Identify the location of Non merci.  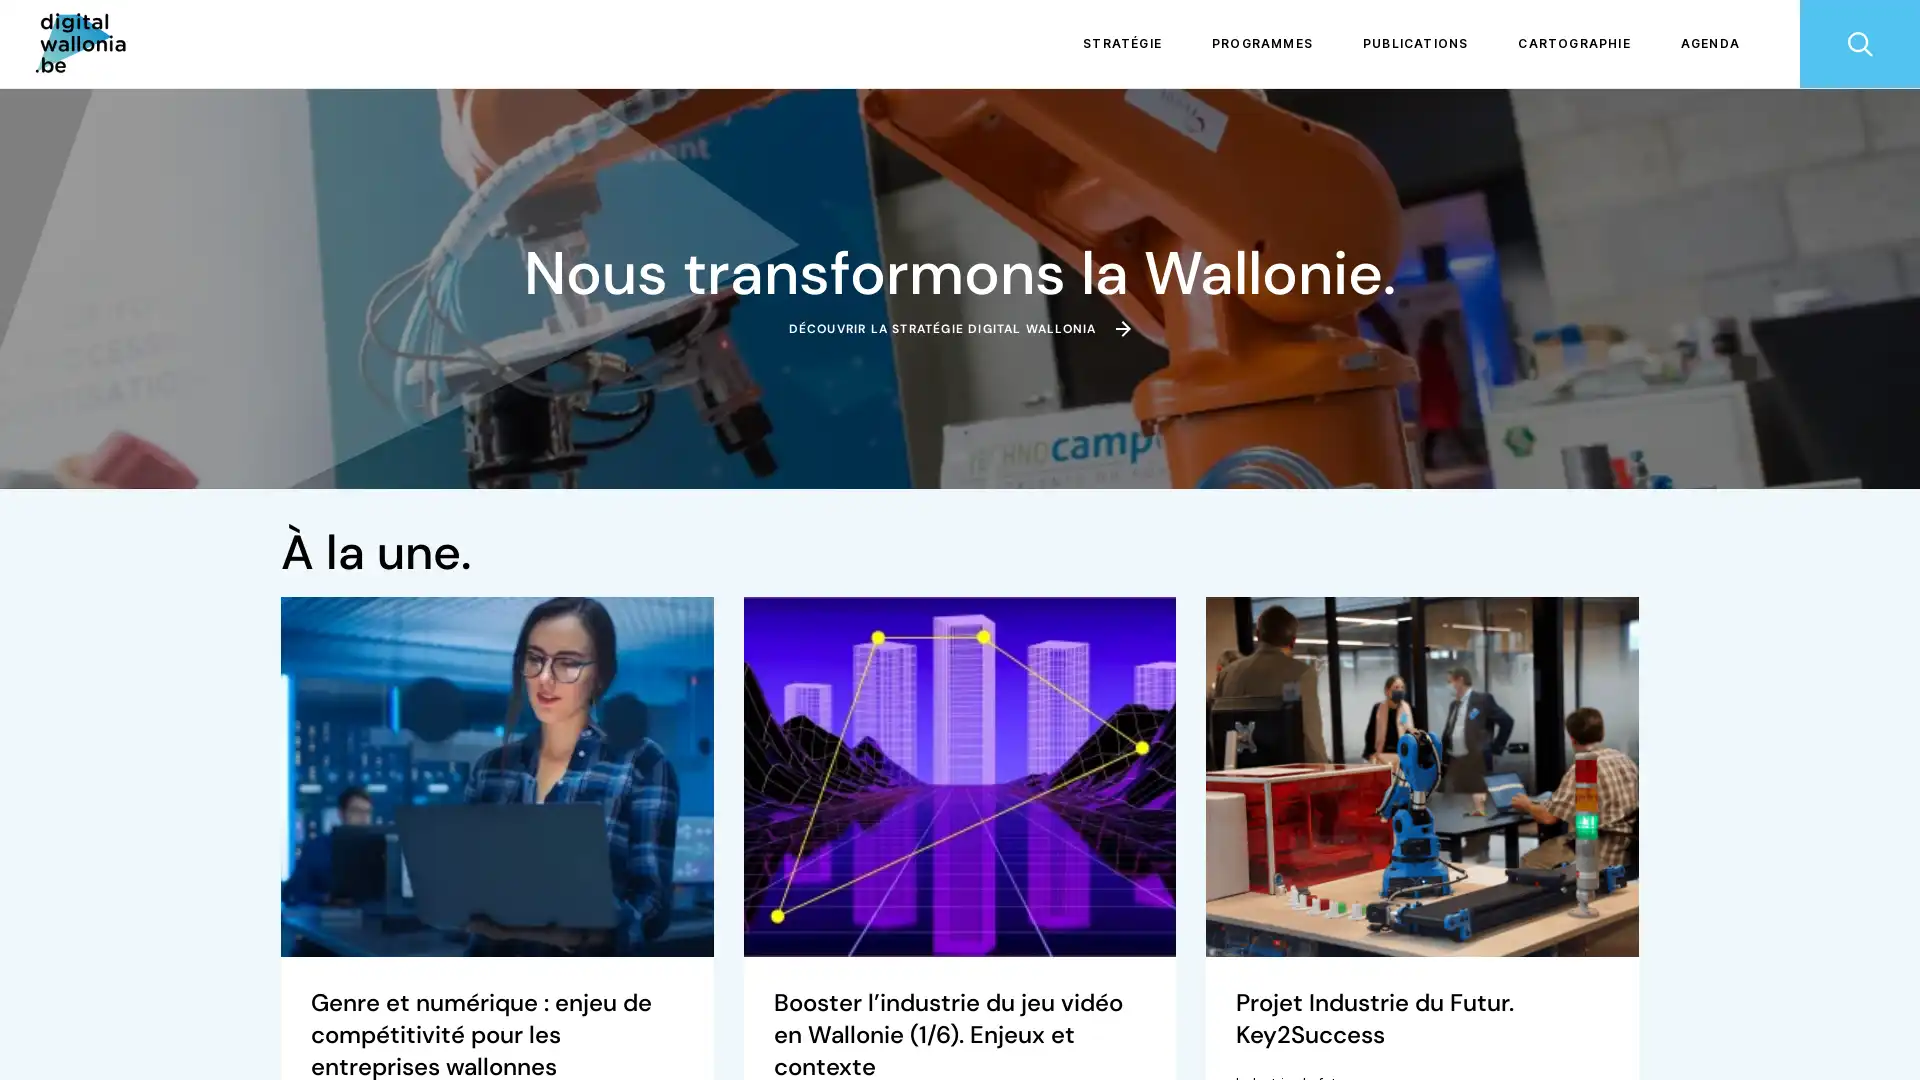
(89, 978).